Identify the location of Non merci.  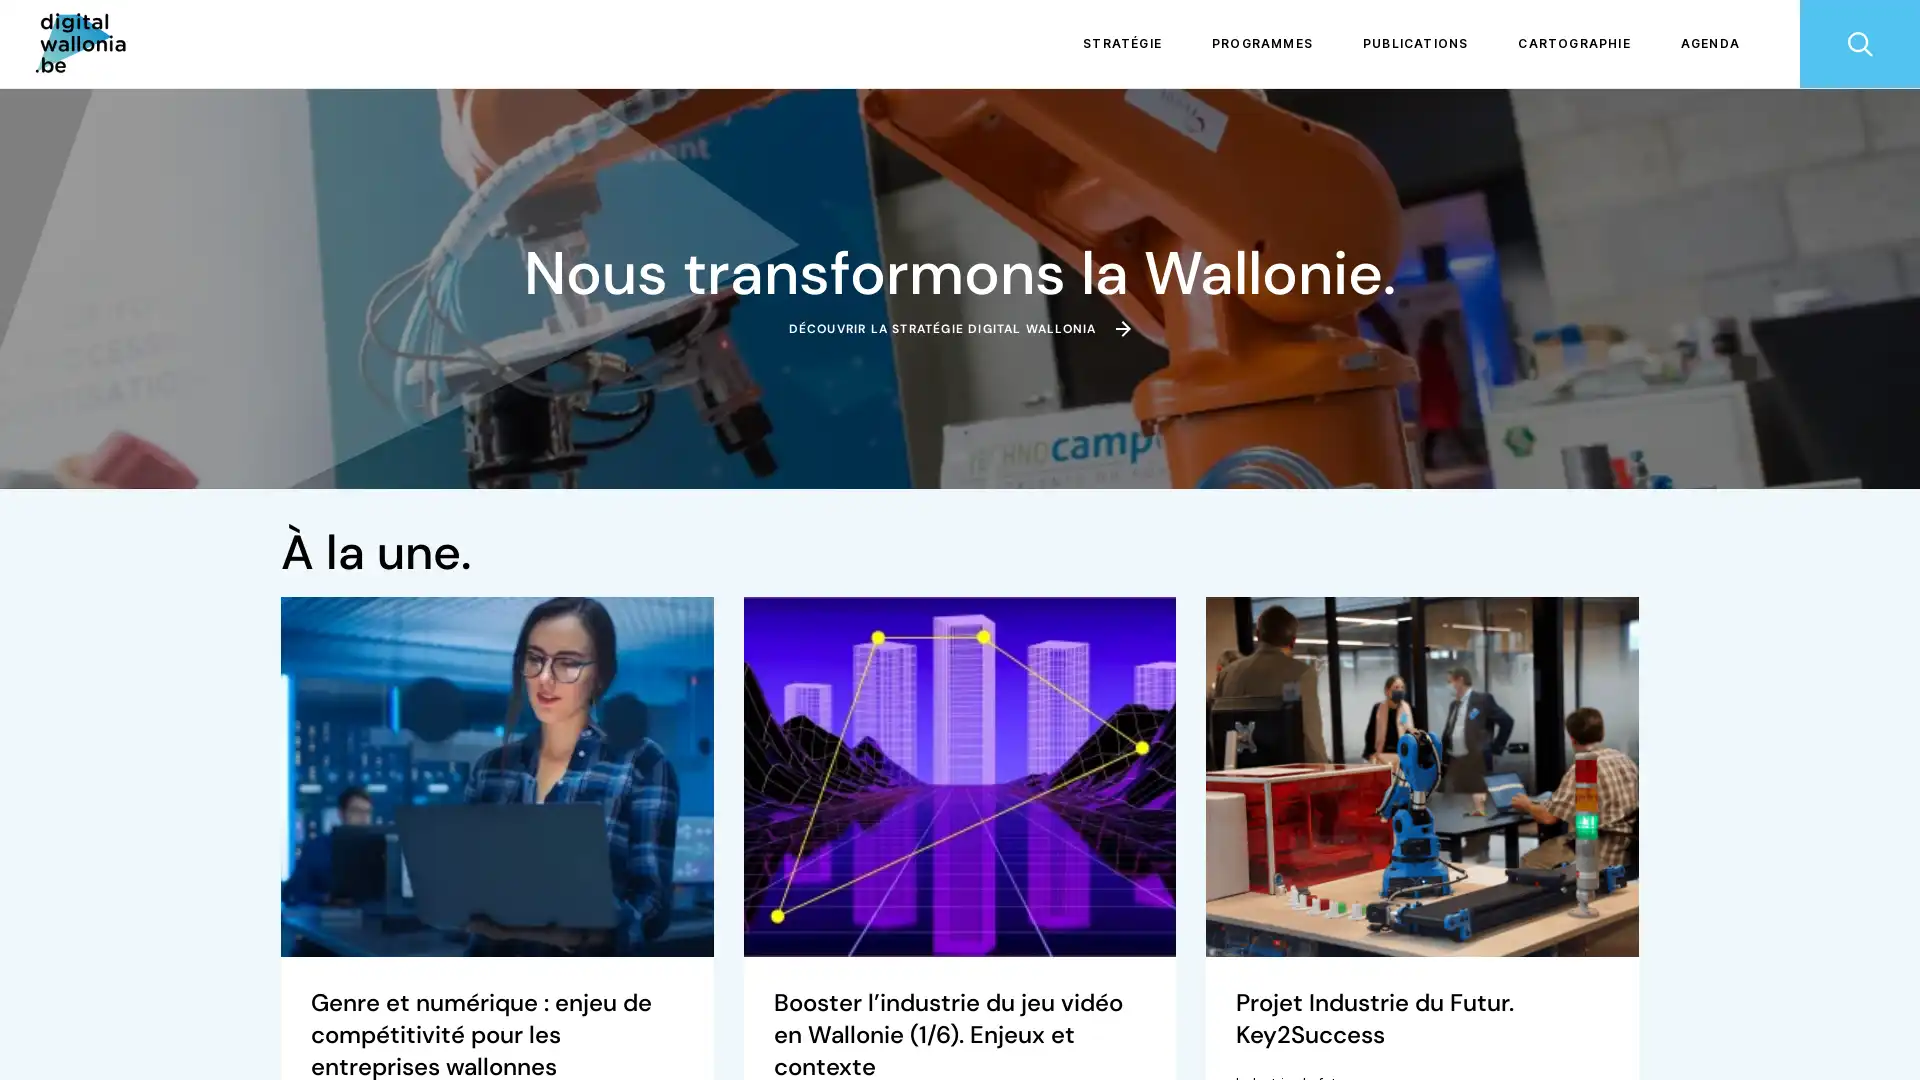
(89, 978).